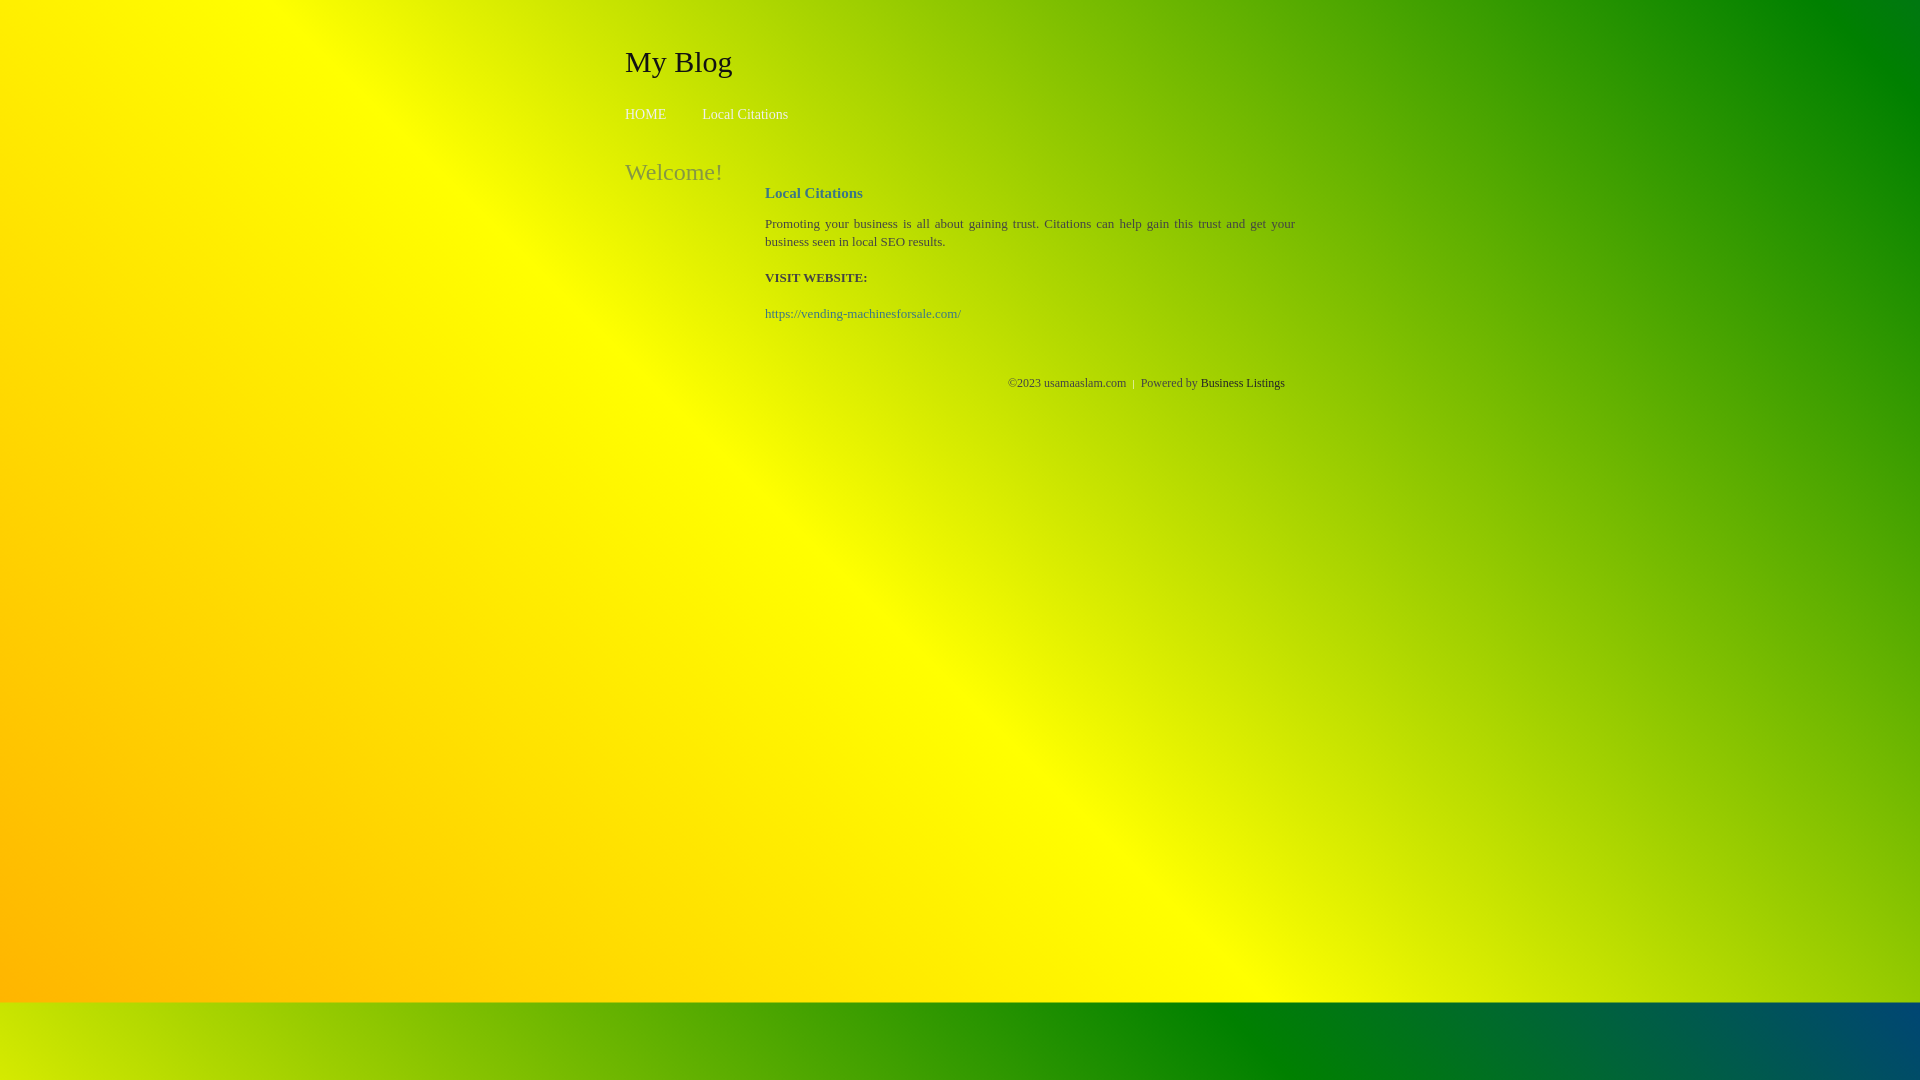 This screenshot has height=1080, width=1920. What do you see at coordinates (678, 60) in the screenshot?
I see `'My Blog'` at bounding box center [678, 60].